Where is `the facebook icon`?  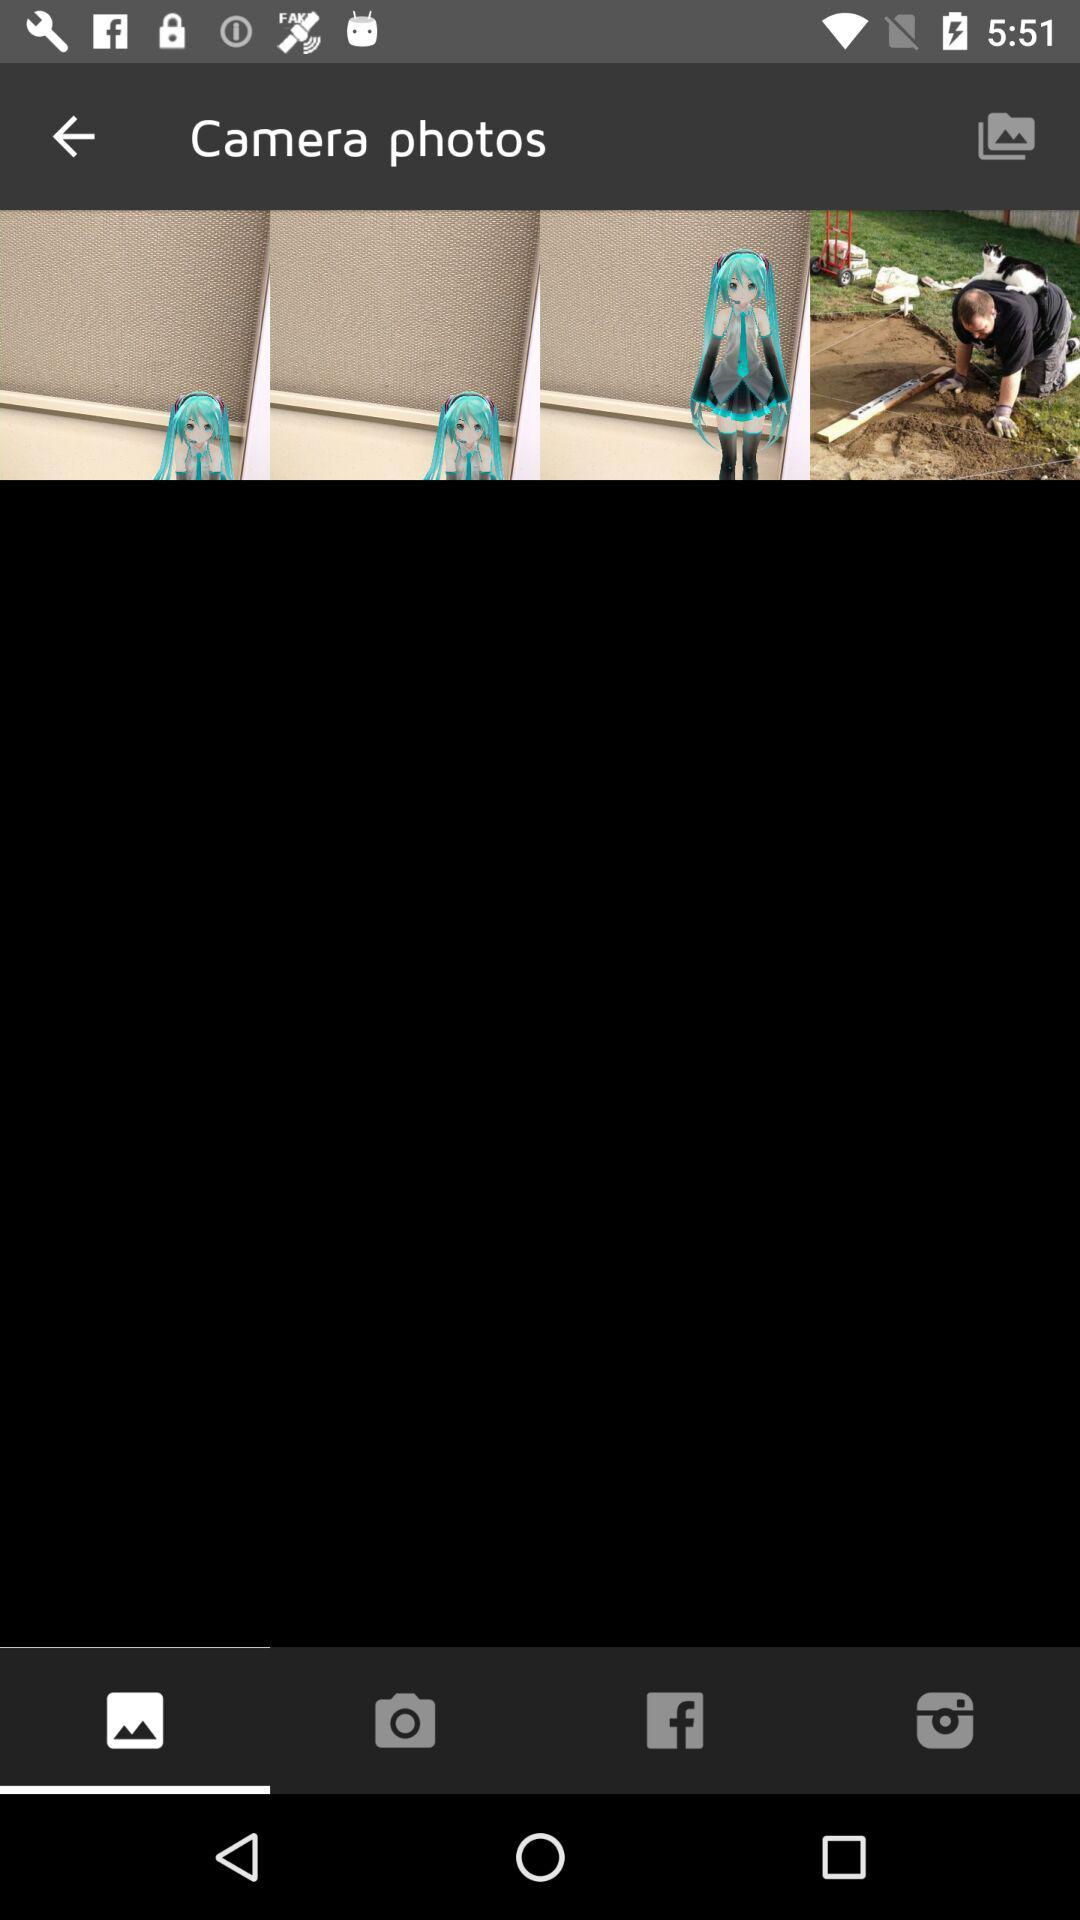
the facebook icon is located at coordinates (675, 1719).